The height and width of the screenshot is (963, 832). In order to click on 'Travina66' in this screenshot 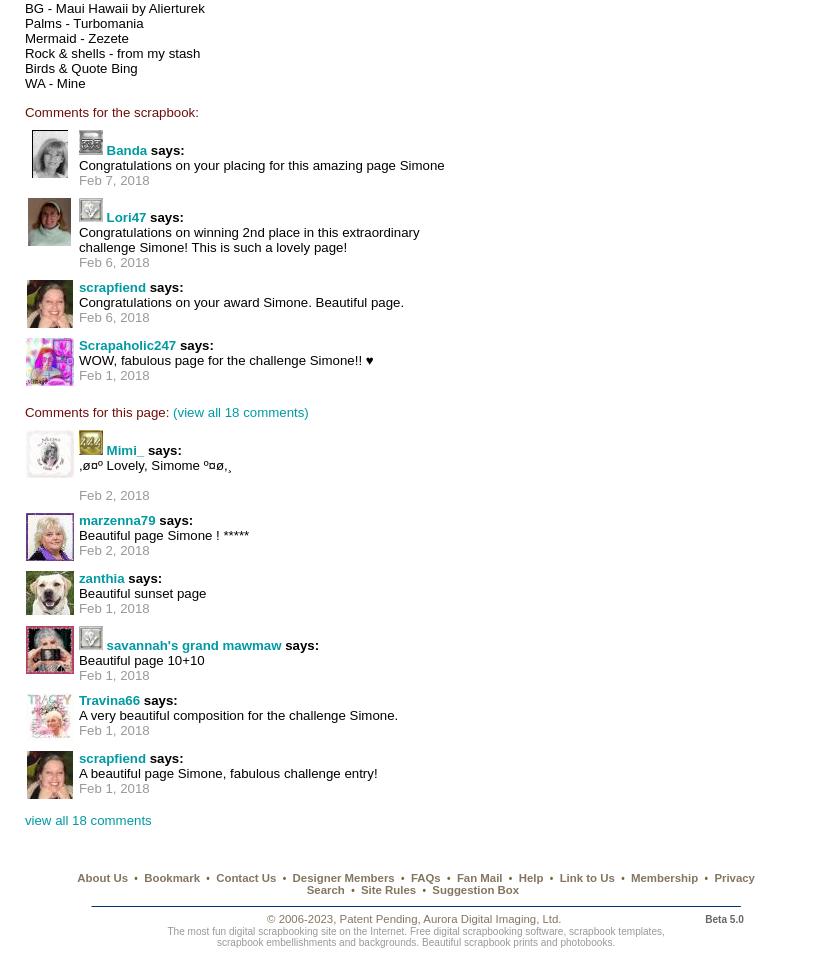, I will do `click(108, 700)`.